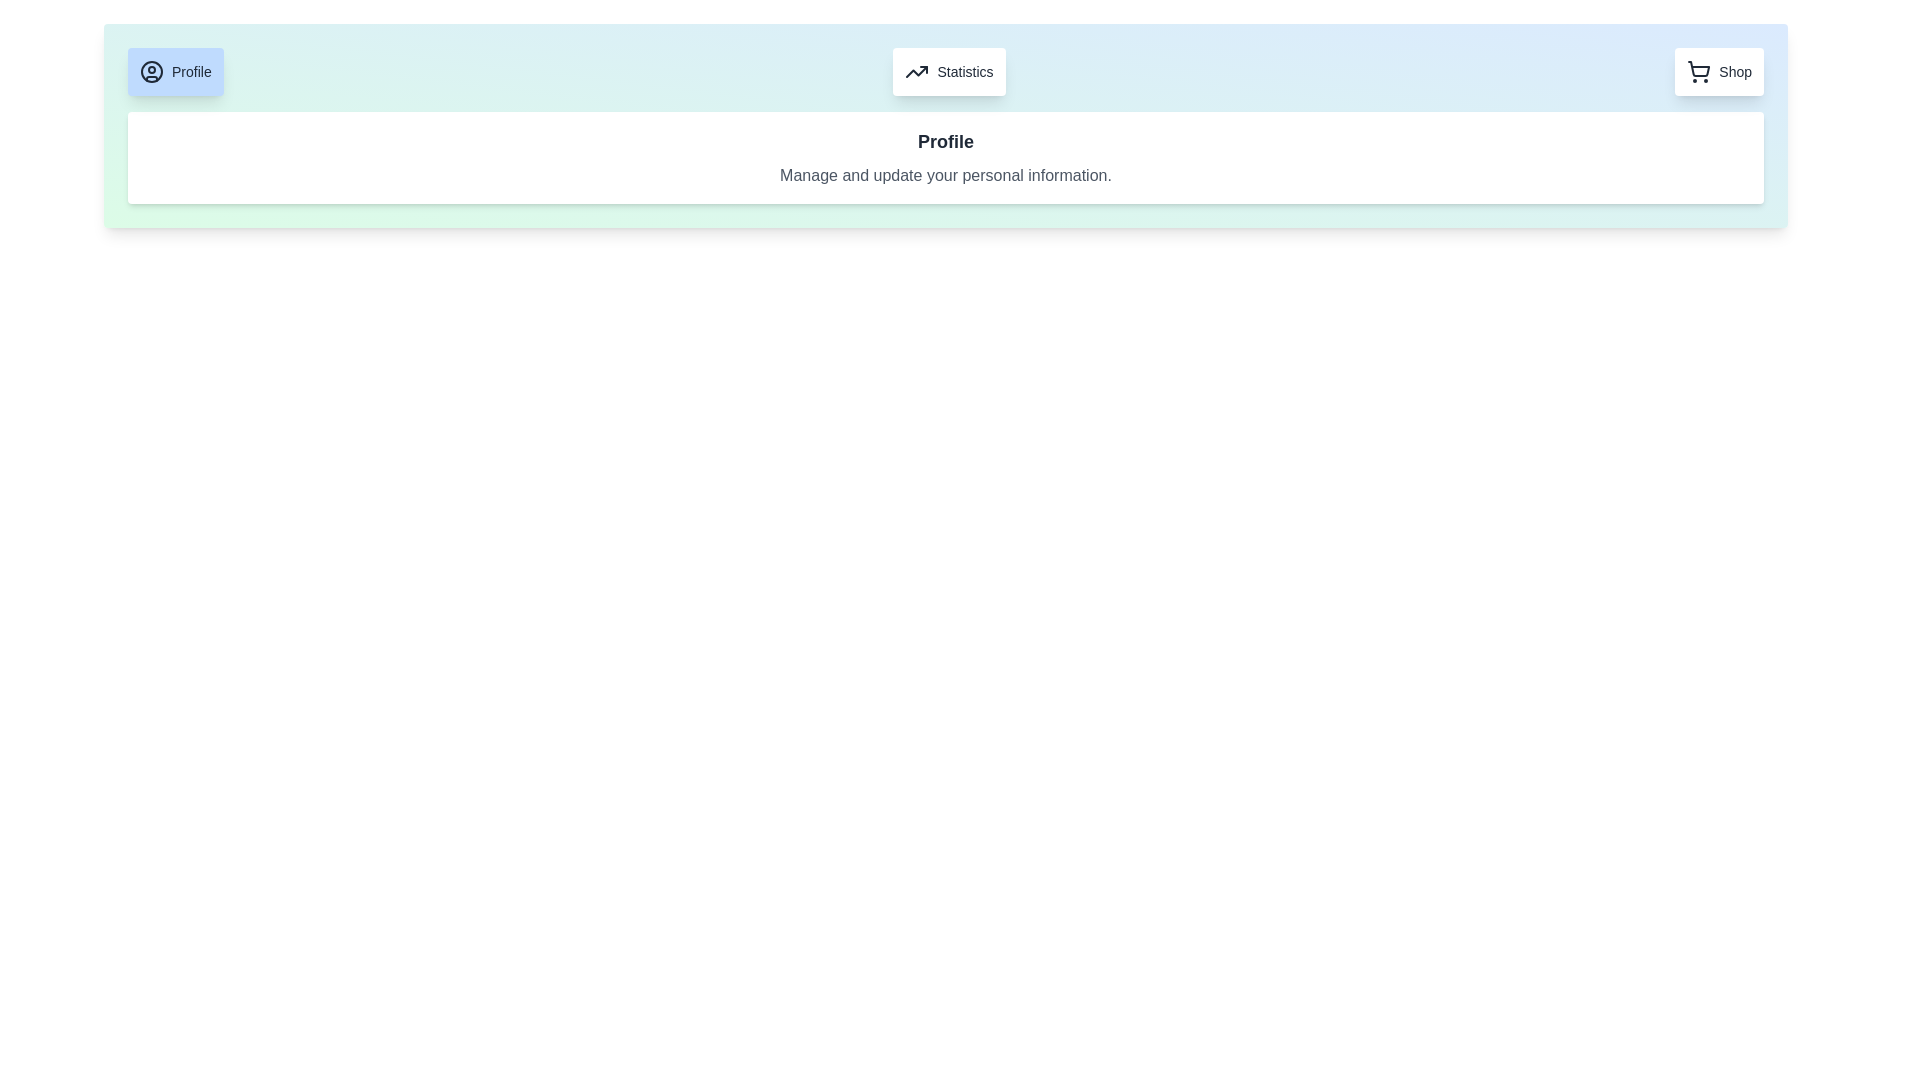 This screenshot has width=1920, height=1080. What do you see at coordinates (191, 71) in the screenshot?
I see `the 'Profile' text label, which is displayed in a medium bold font in dark gray on a light blue background` at bounding box center [191, 71].